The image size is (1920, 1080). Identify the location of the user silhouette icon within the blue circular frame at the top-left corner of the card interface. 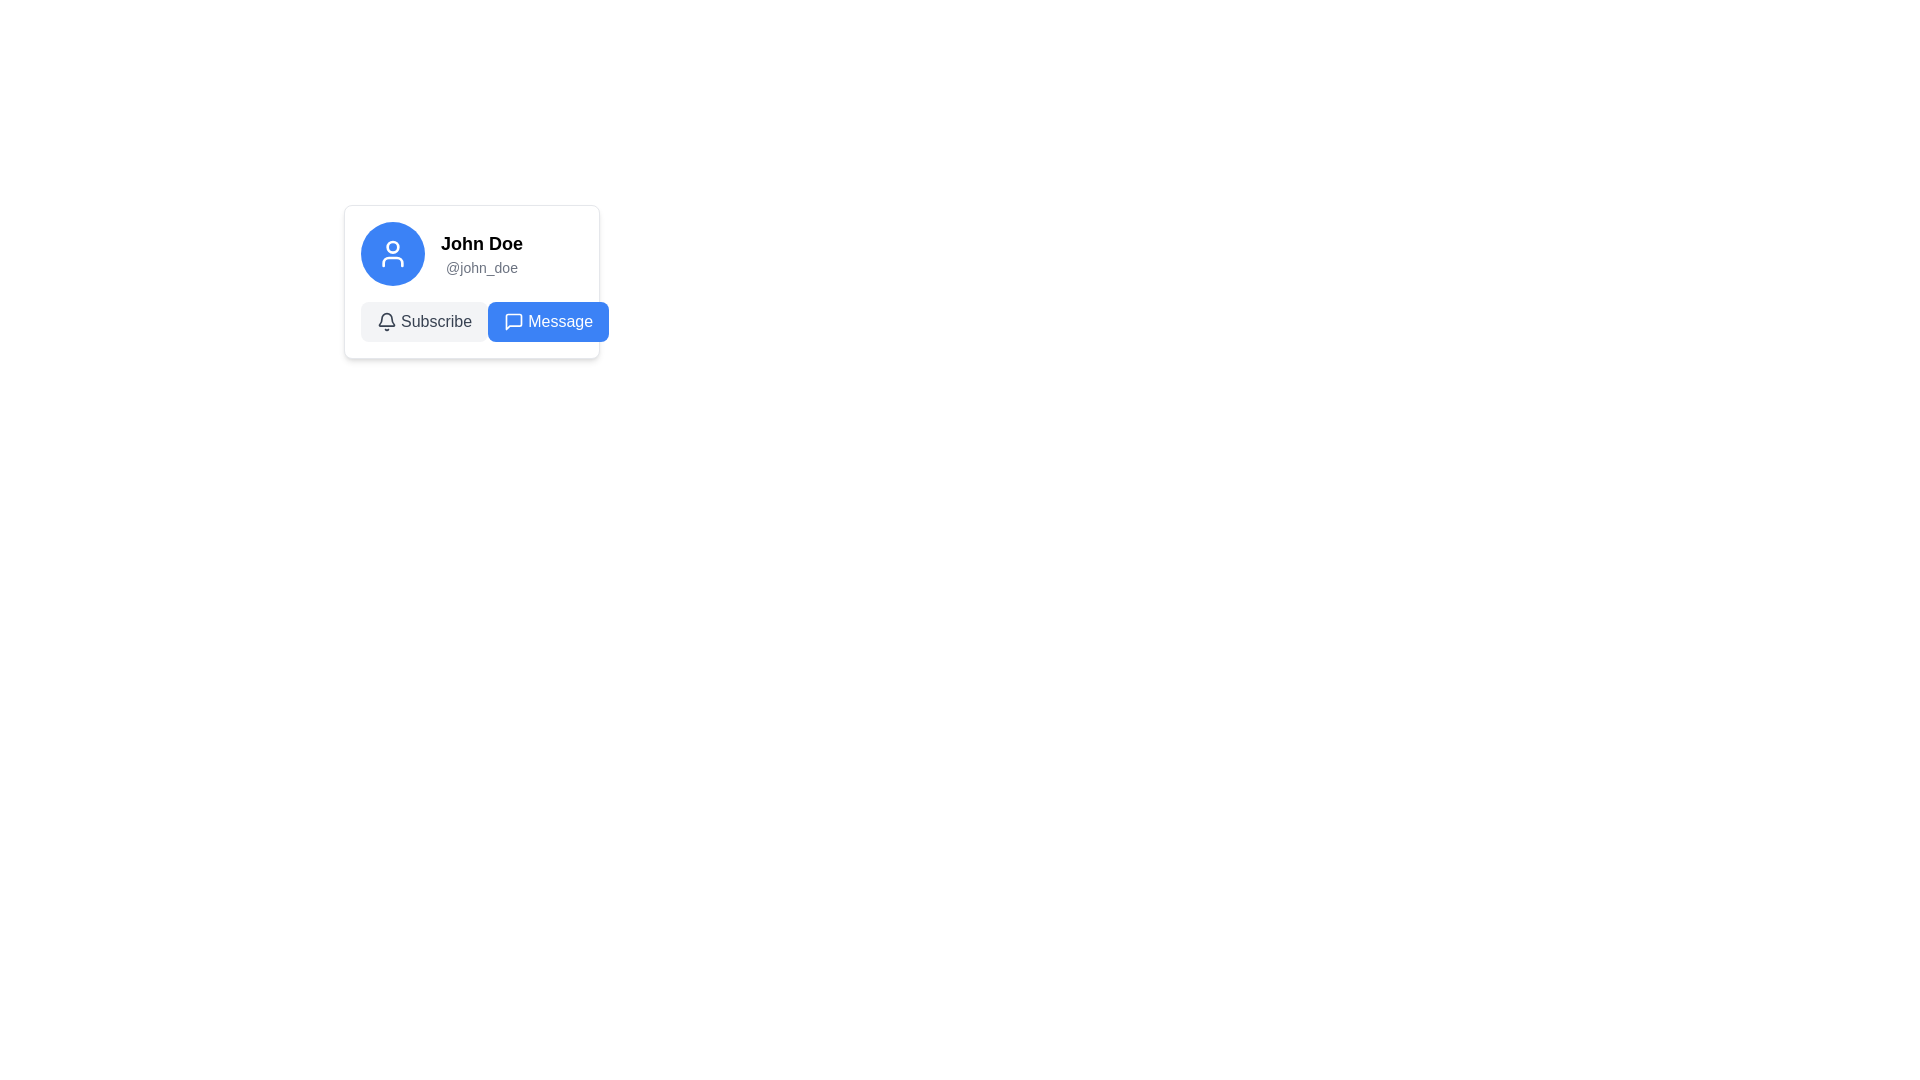
(393, 253).